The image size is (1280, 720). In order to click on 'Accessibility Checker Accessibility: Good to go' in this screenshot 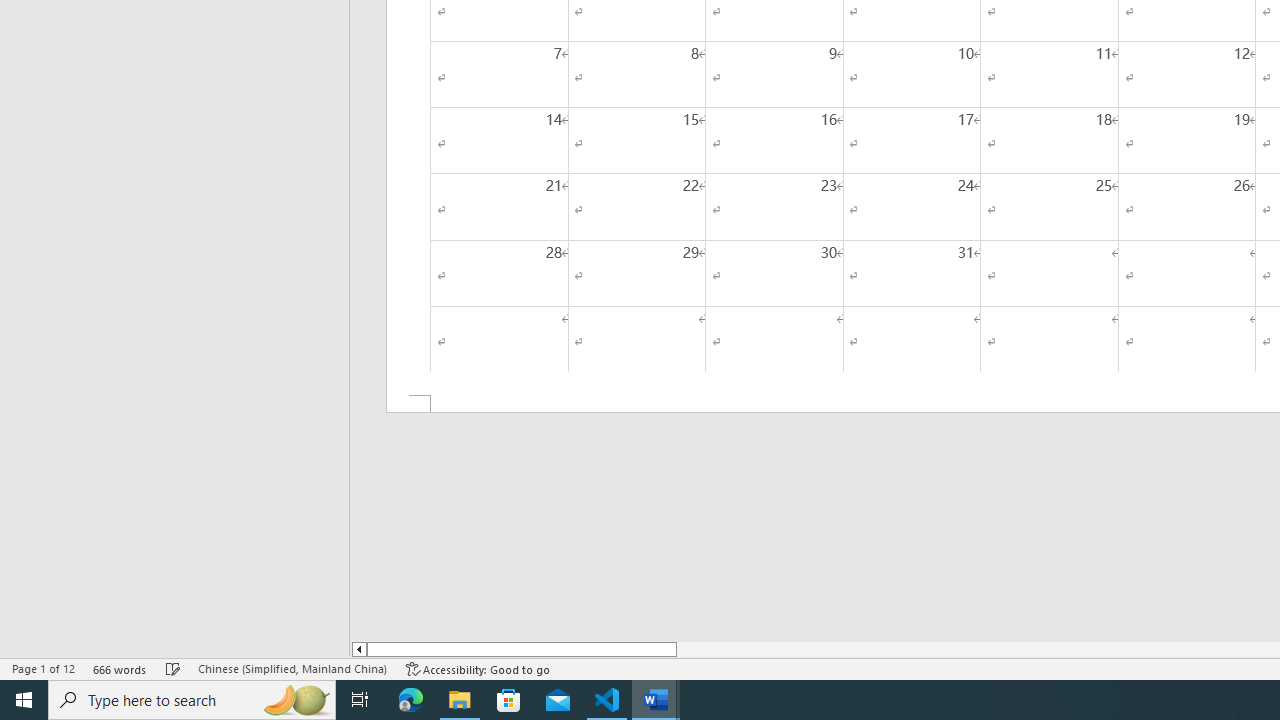, I will do `click(477, 669)`.